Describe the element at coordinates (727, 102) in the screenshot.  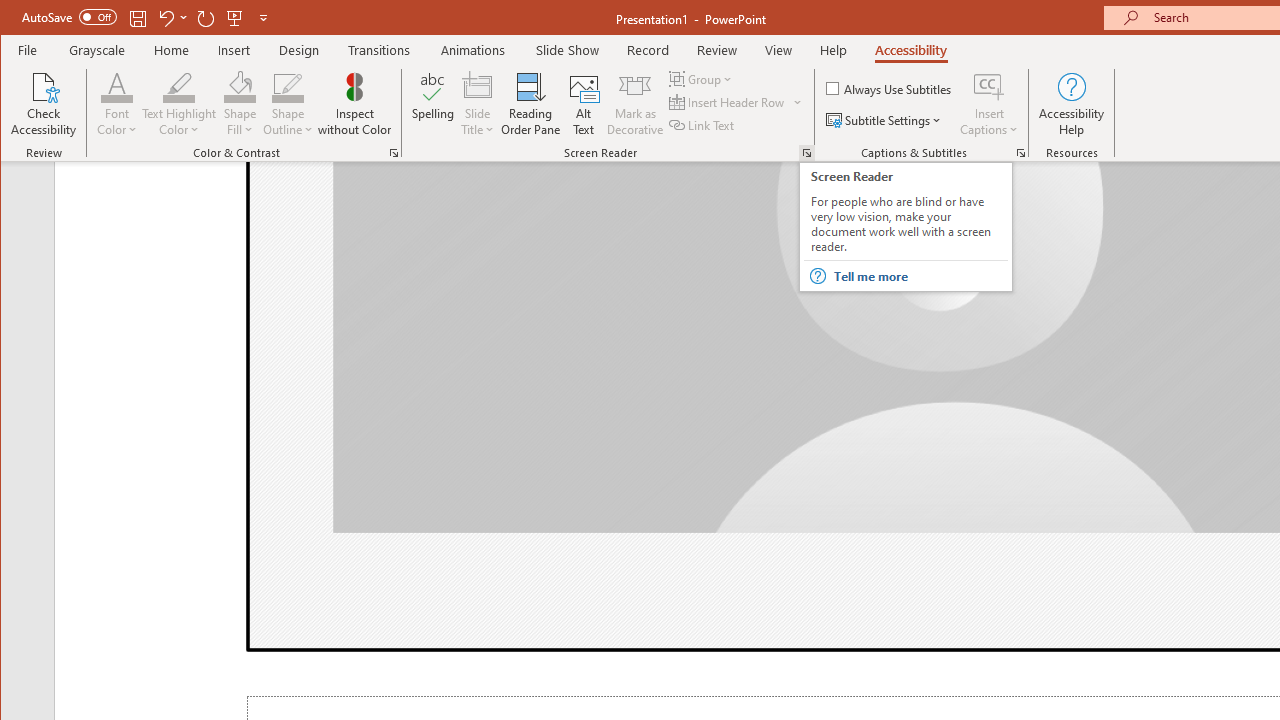
I see `'Insert Header Row'` at that location.